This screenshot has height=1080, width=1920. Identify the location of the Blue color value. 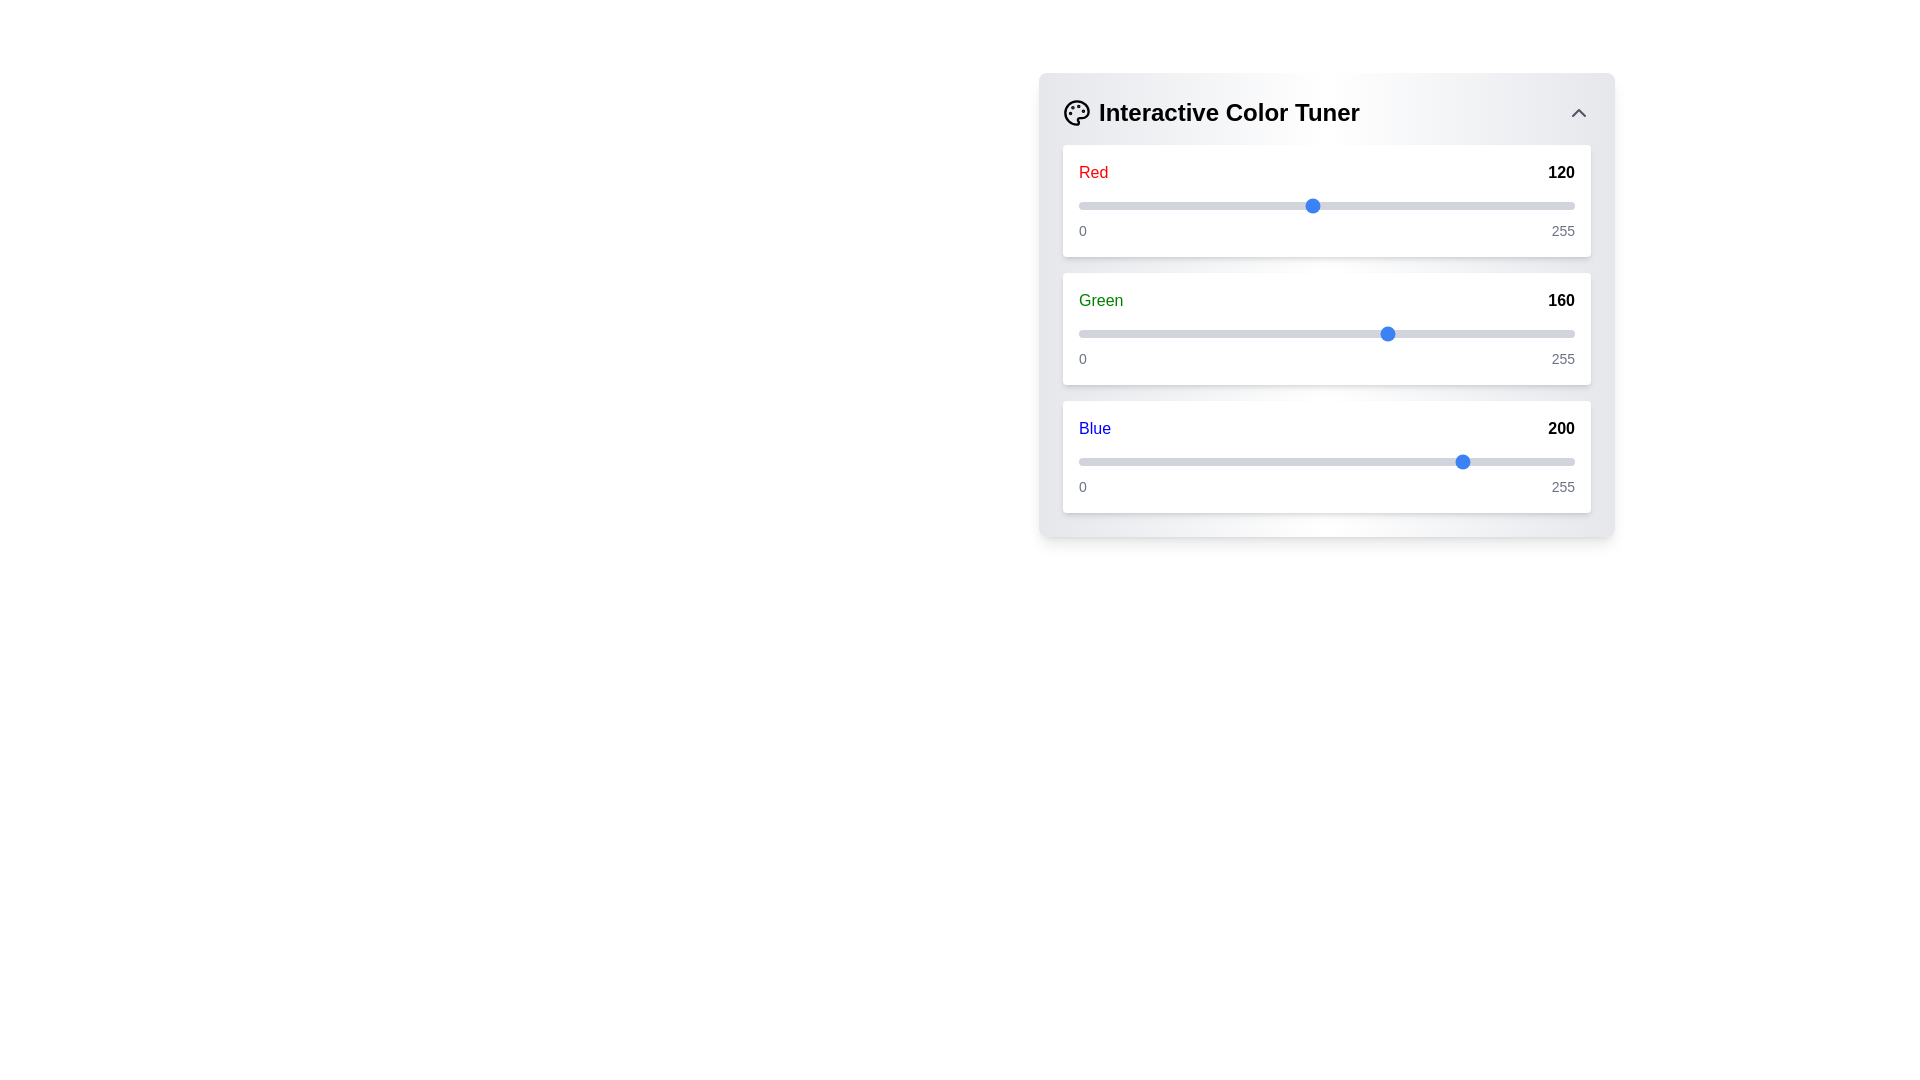
(1398, 462).